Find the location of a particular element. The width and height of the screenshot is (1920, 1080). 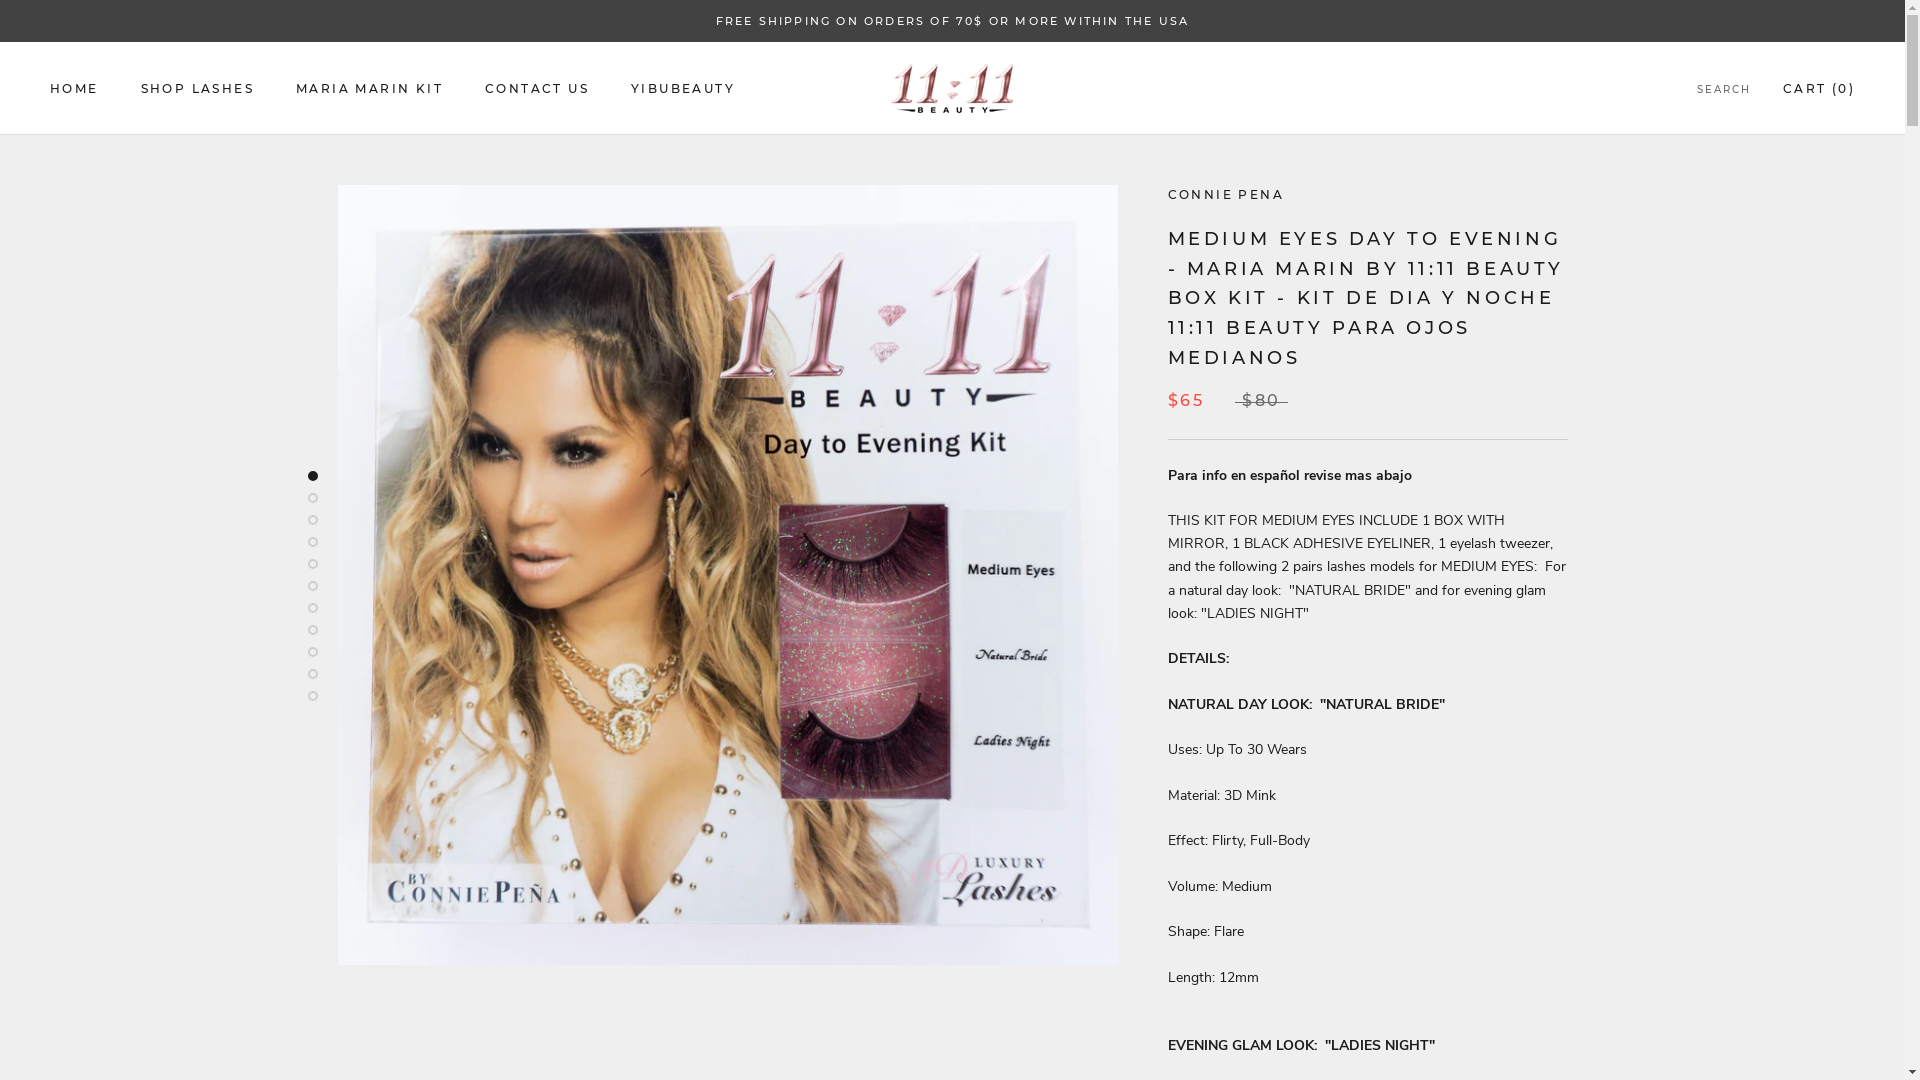

'SEARCH' is located at coordinates (1722, 90).